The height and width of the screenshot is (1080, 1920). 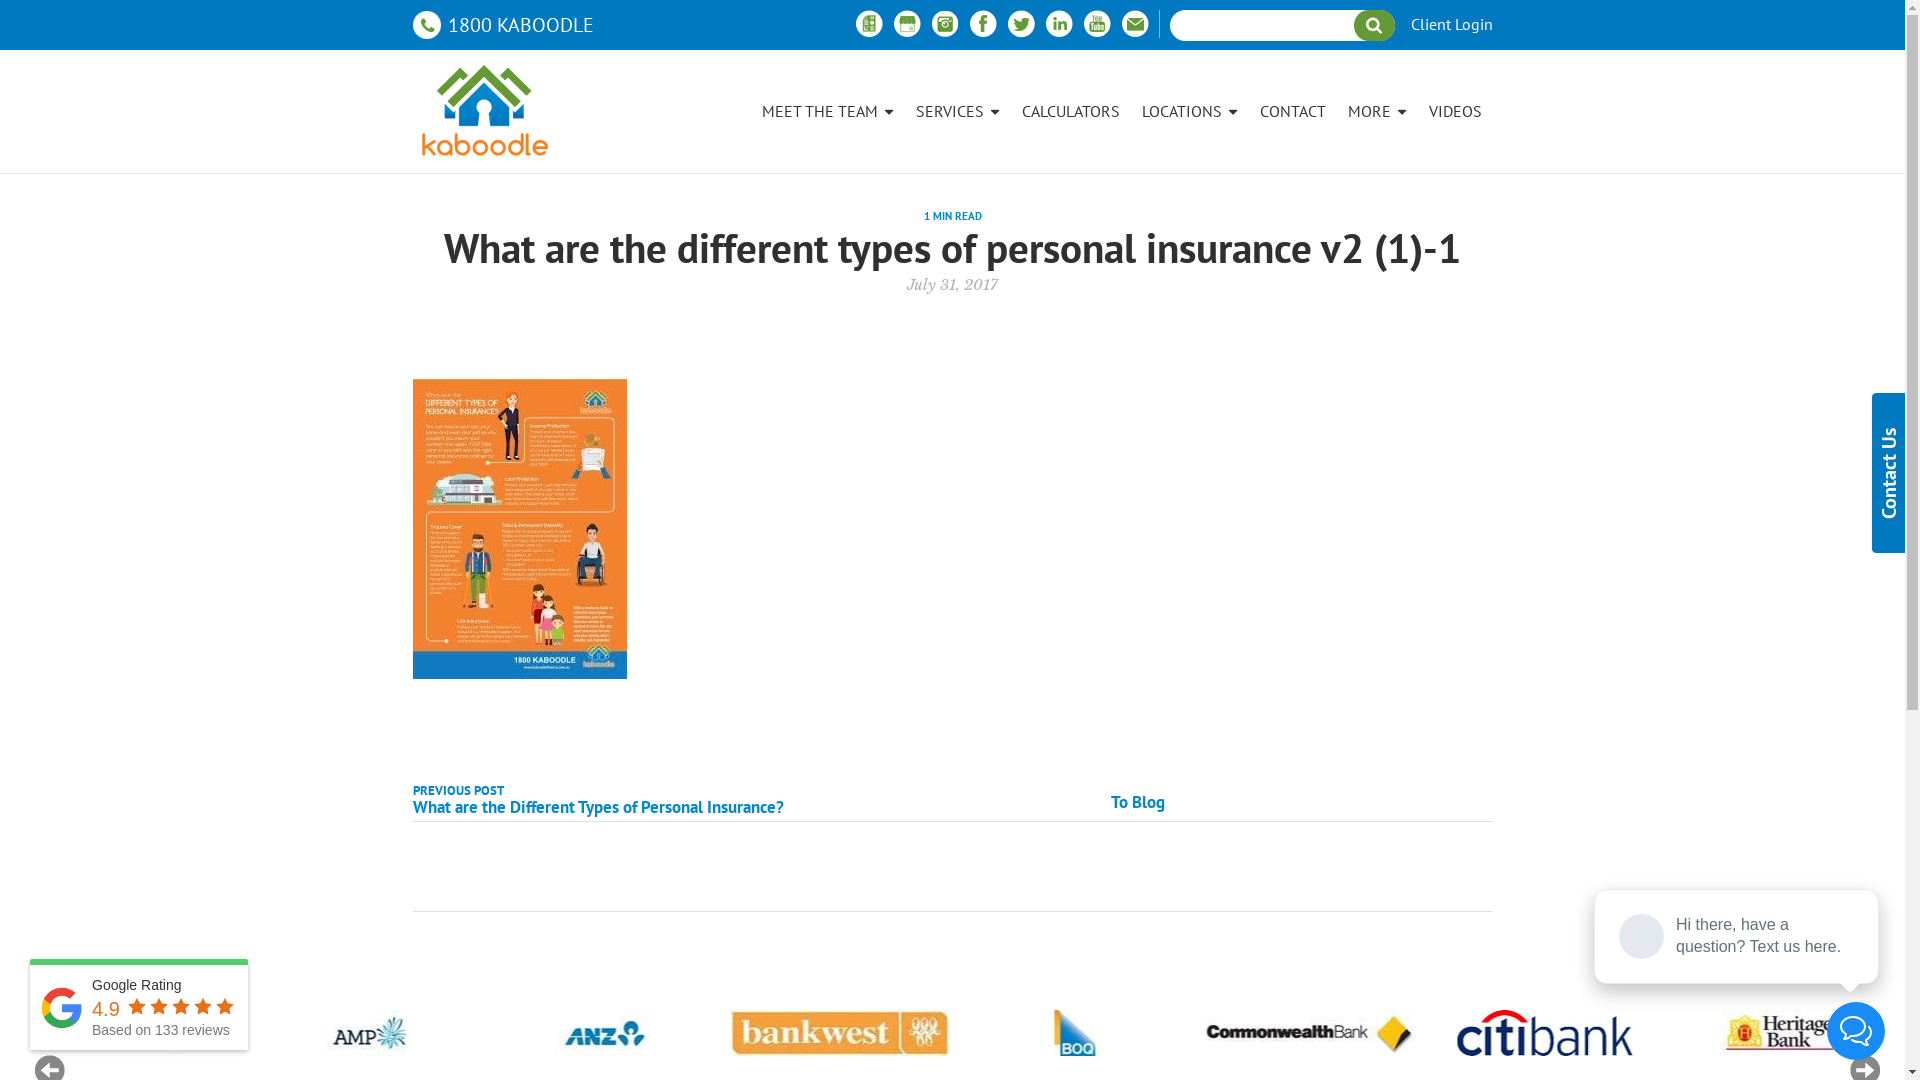 I want to click on 'Client Login', so click(x=1450, y=24).